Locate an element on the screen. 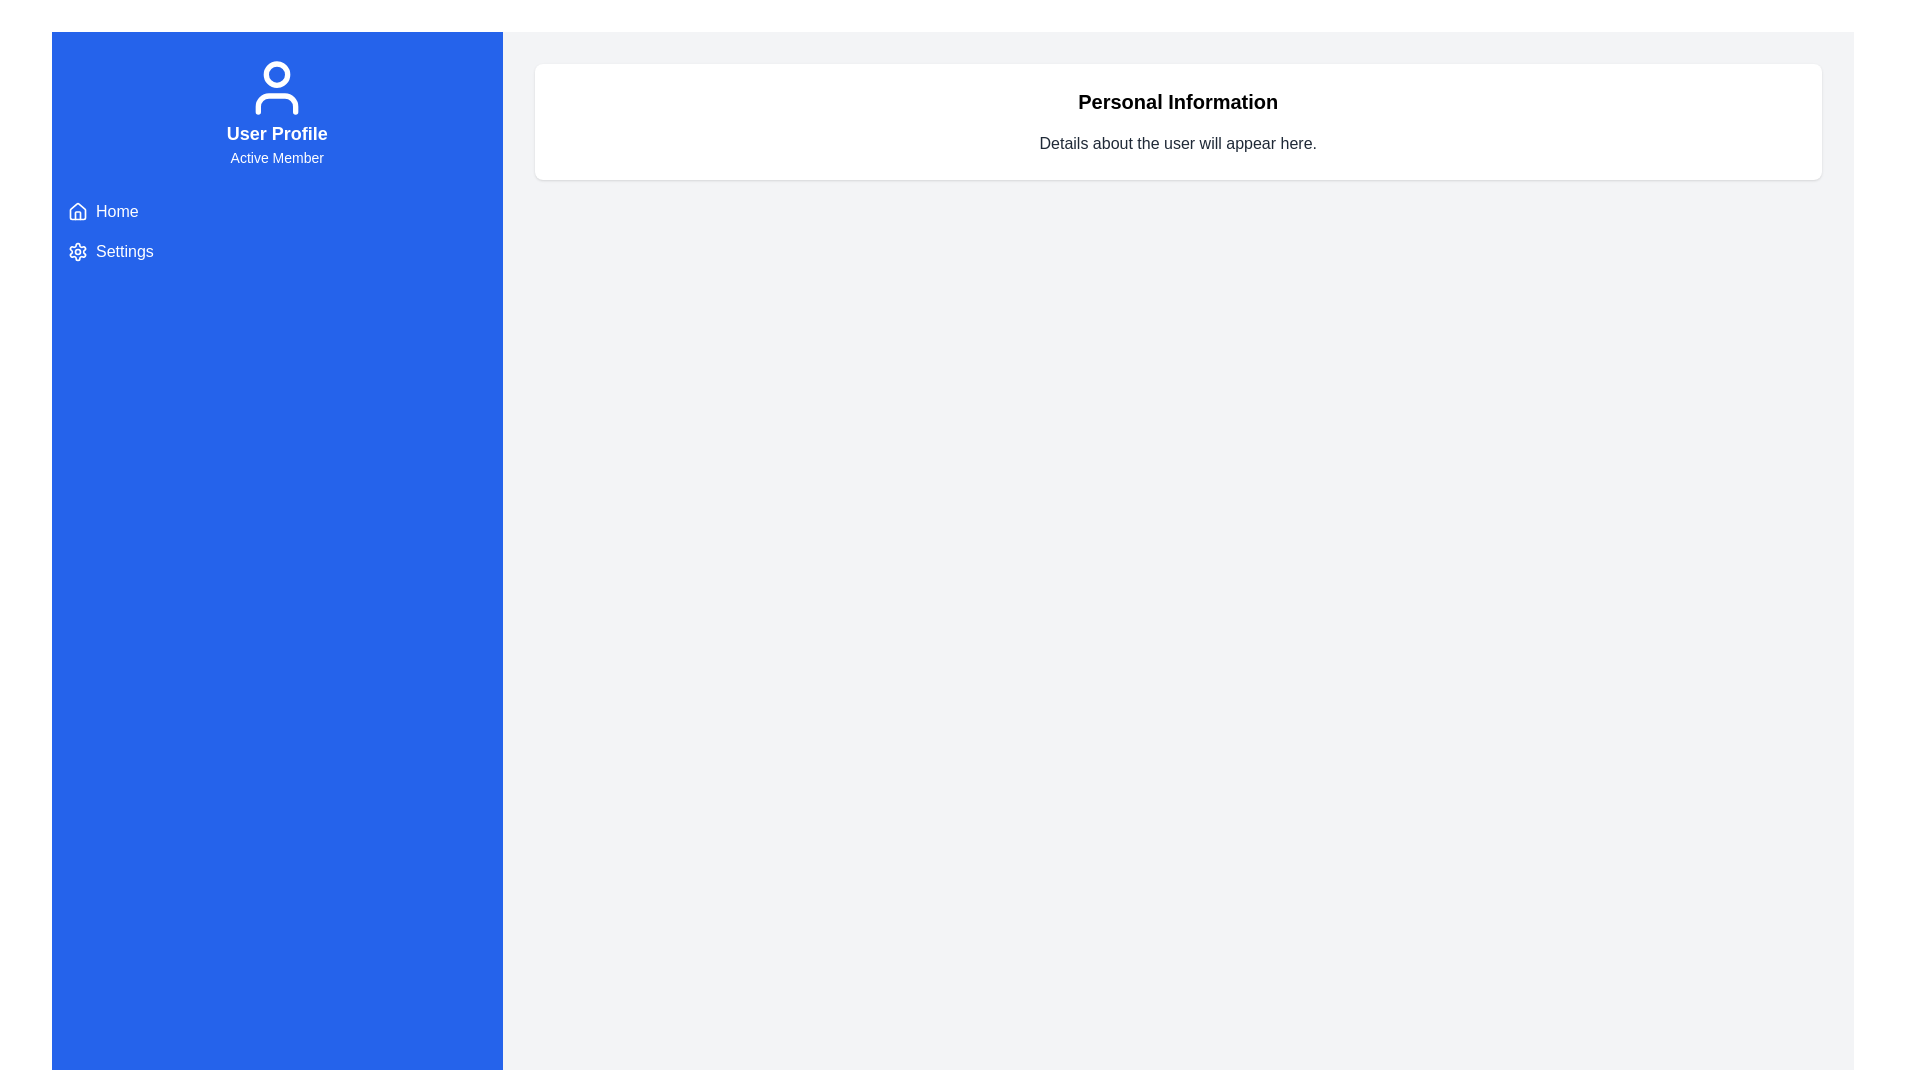 The height and width of the screenshot is (1080, 1920). the upper circular part of the user profile icon, which visually represents the head, located just below the top boundary of the icon is located at coordinates (276, 73).